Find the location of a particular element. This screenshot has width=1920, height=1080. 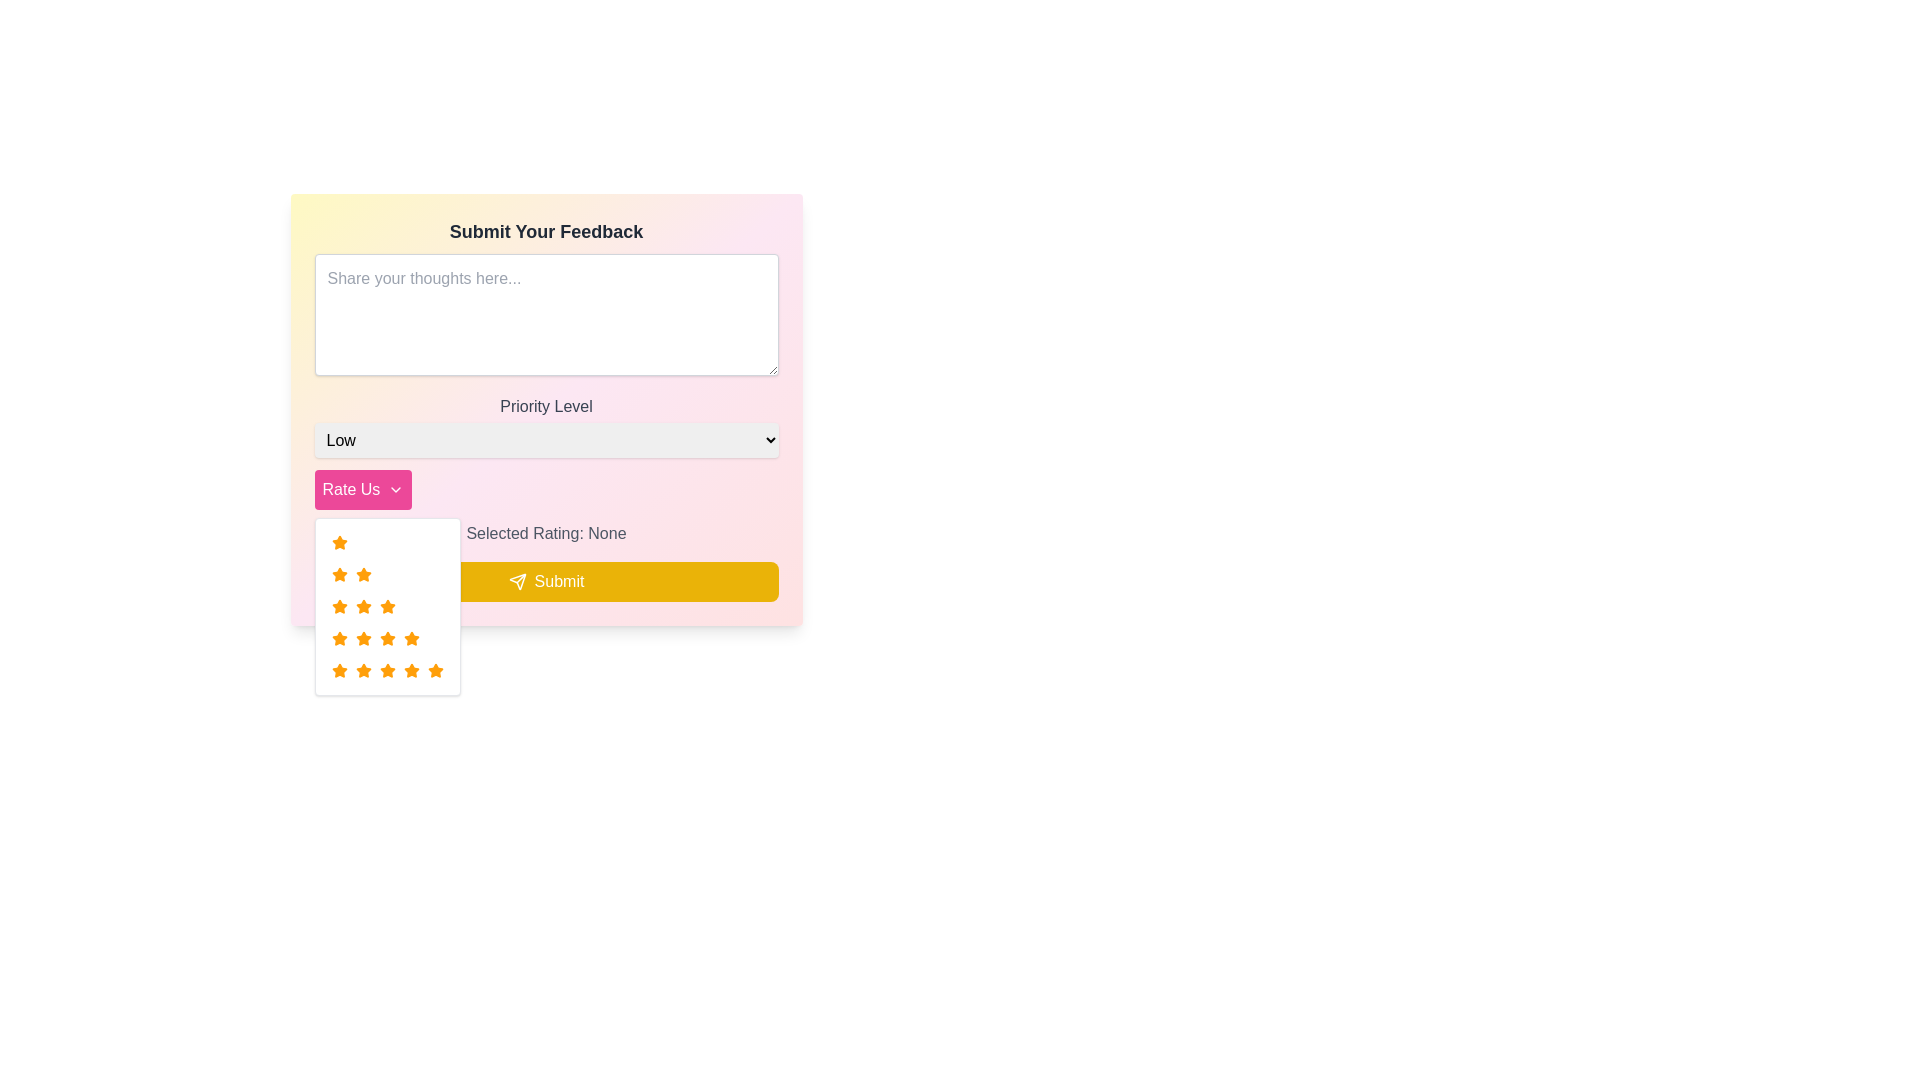

the selection on the orange star icon, which is the third star in the second row of the rating interface below the 'Rate Us' button is located at coordinates (363, 671).